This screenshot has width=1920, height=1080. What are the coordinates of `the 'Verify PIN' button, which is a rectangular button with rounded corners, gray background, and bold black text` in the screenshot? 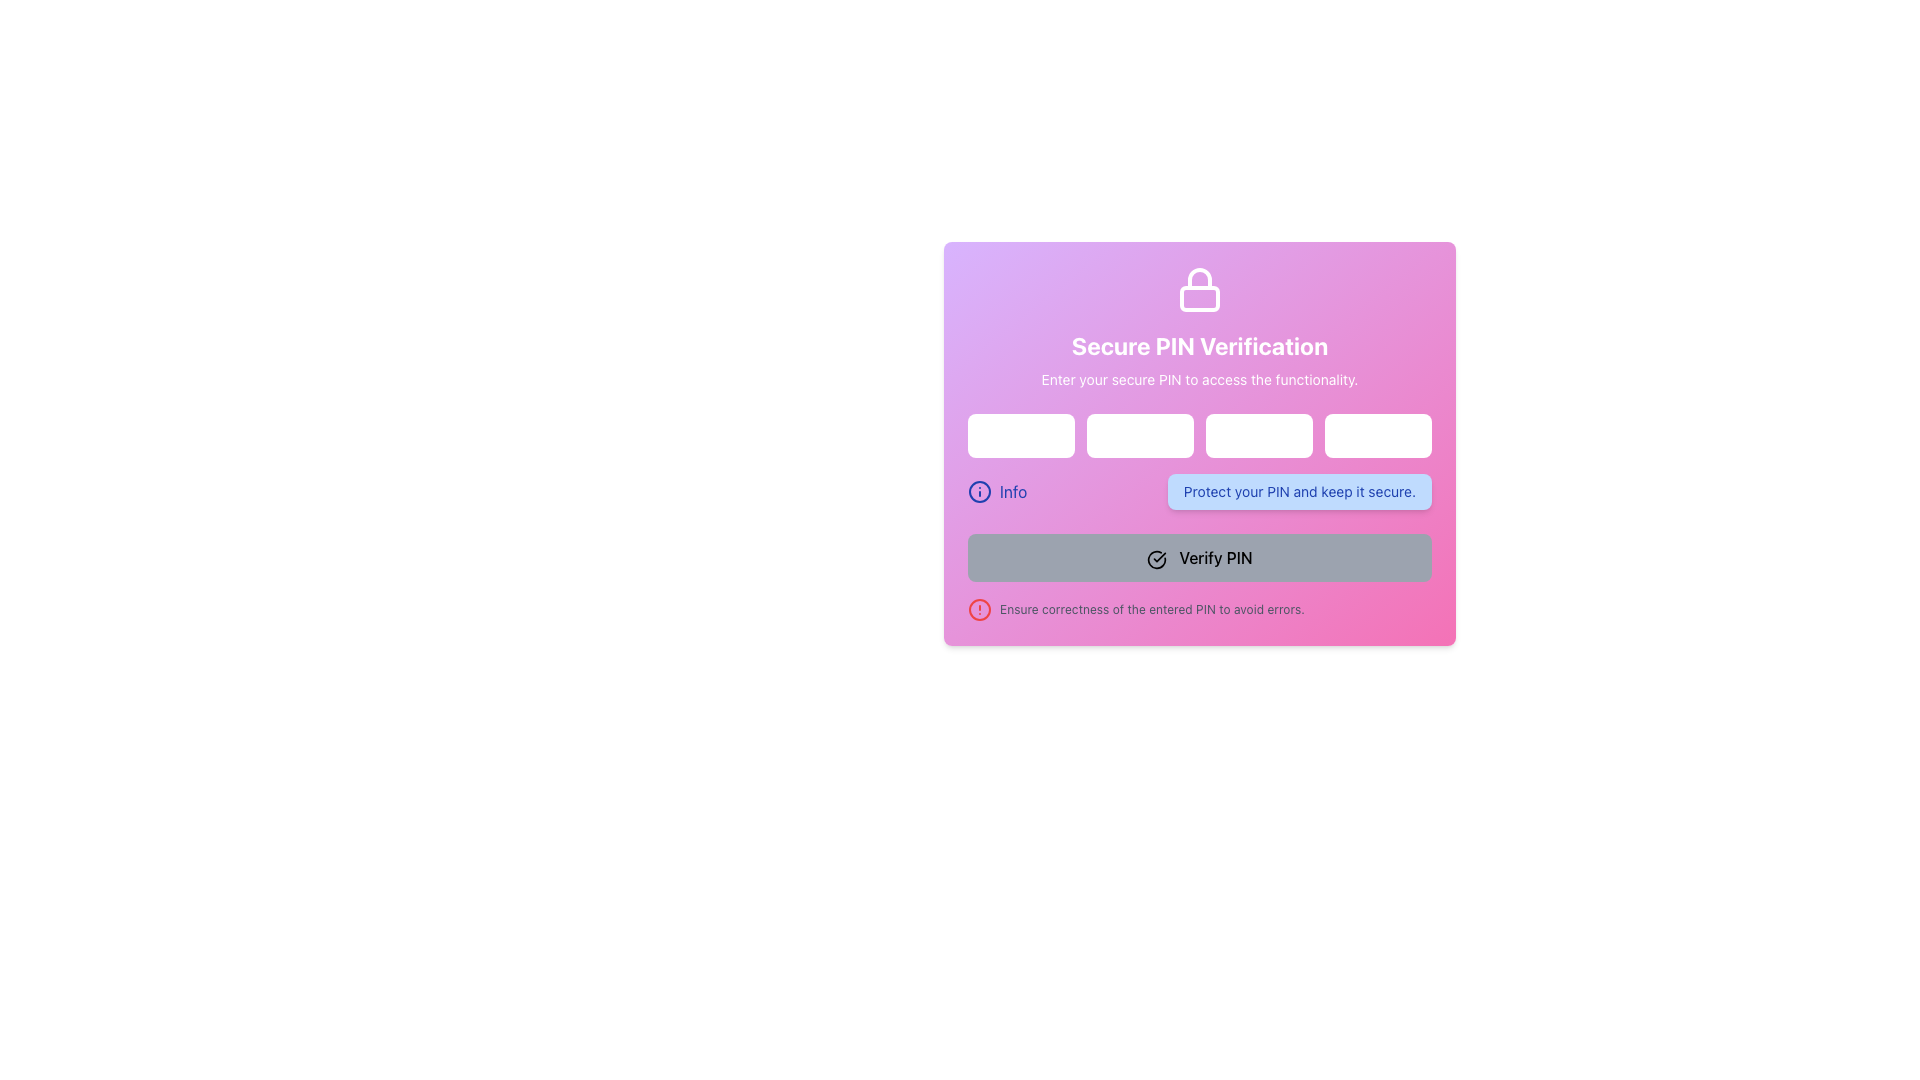 It's located at (1200, 558).